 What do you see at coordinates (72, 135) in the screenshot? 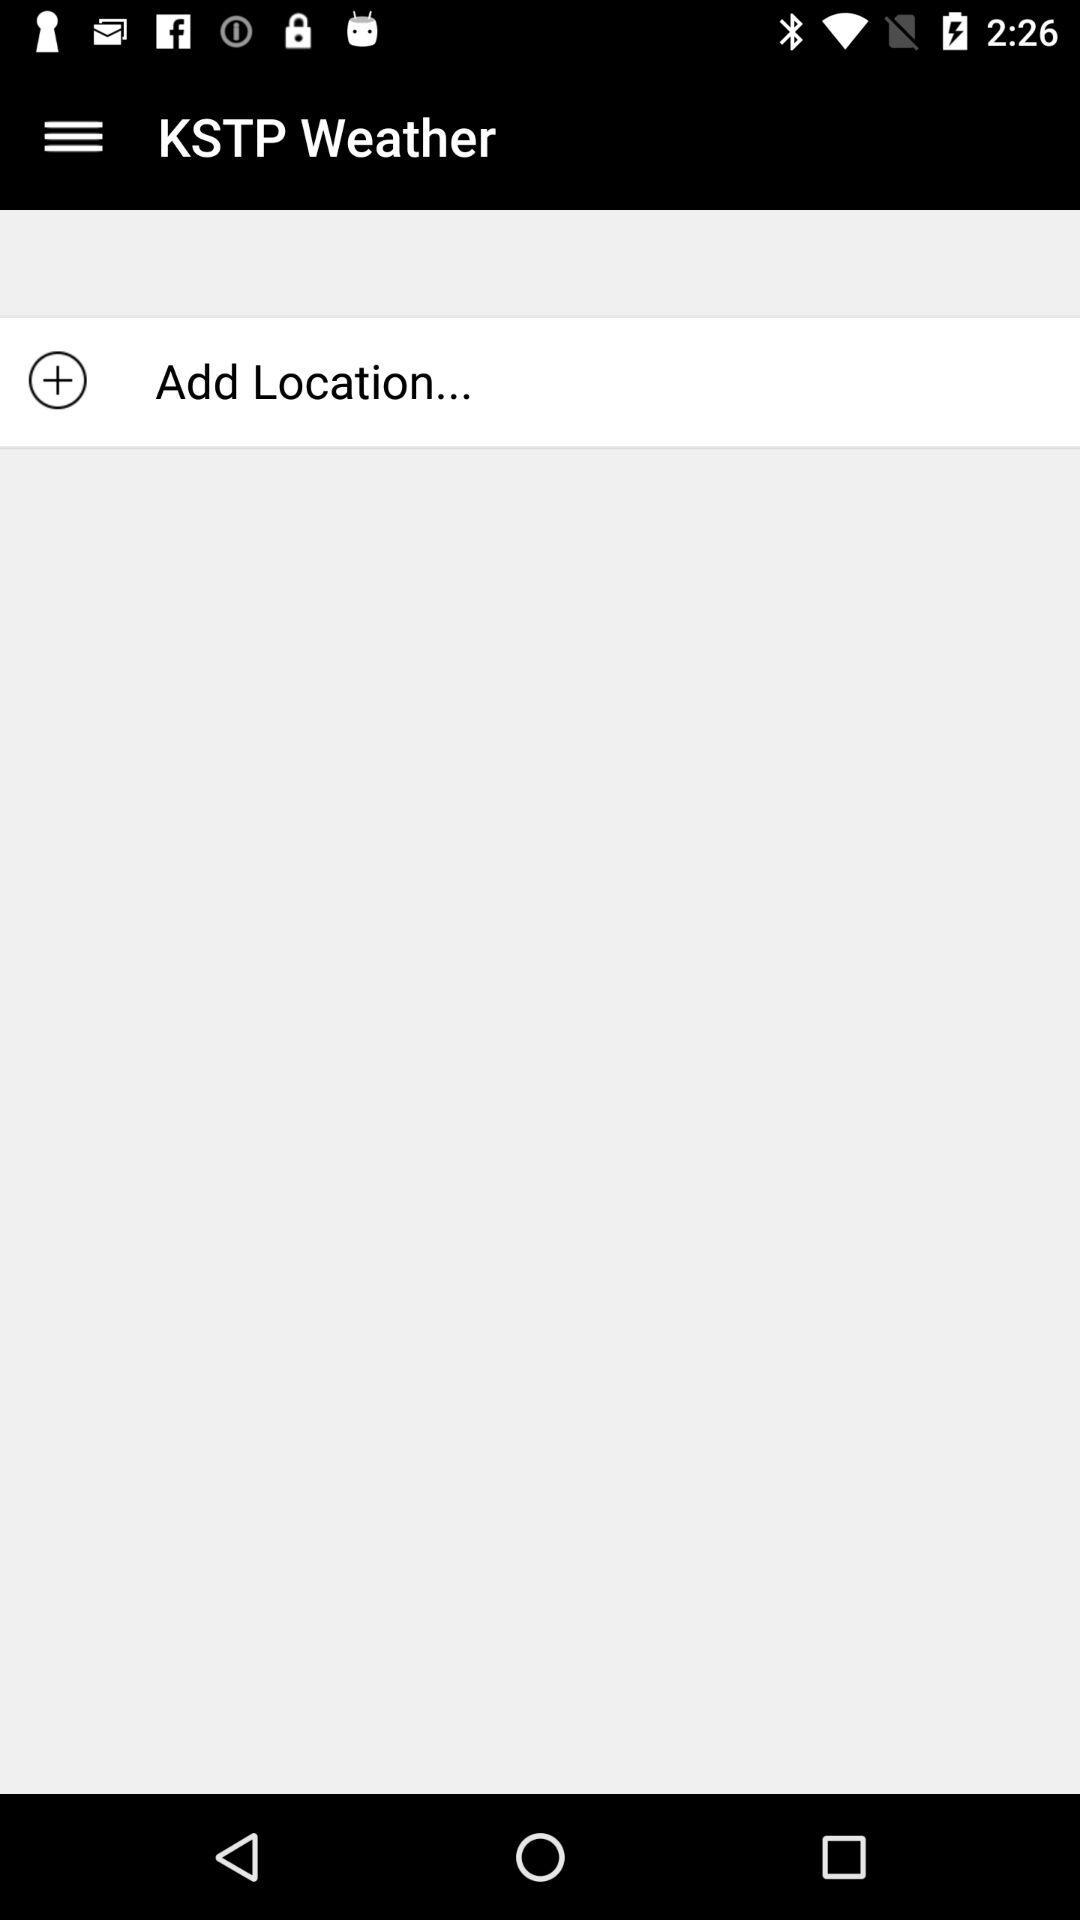
I see `icon above add location... item` at bounding box center [72, 135].